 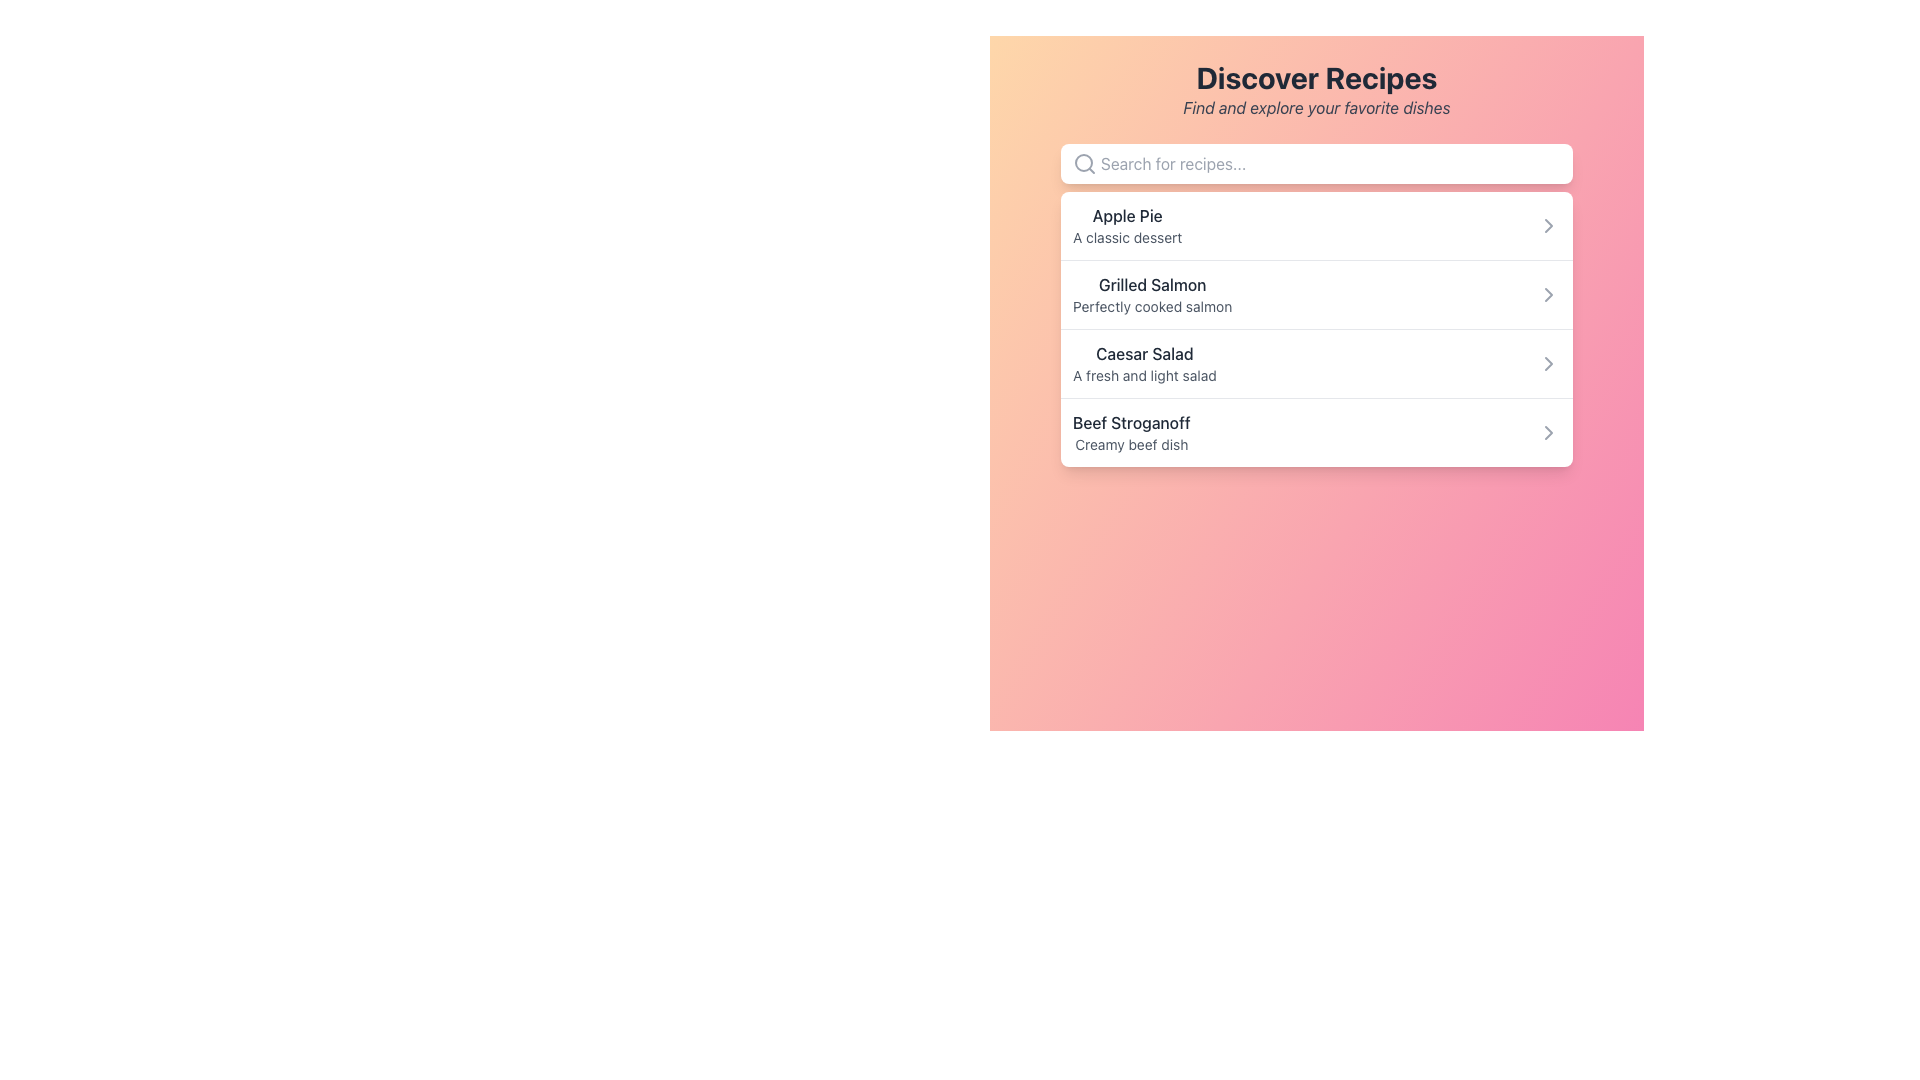 I want to click on the right-pointing chevron icon located at the far-right end of the fourth list item labeled 'Beef Stroganoff', so click(x=1548, y=431).